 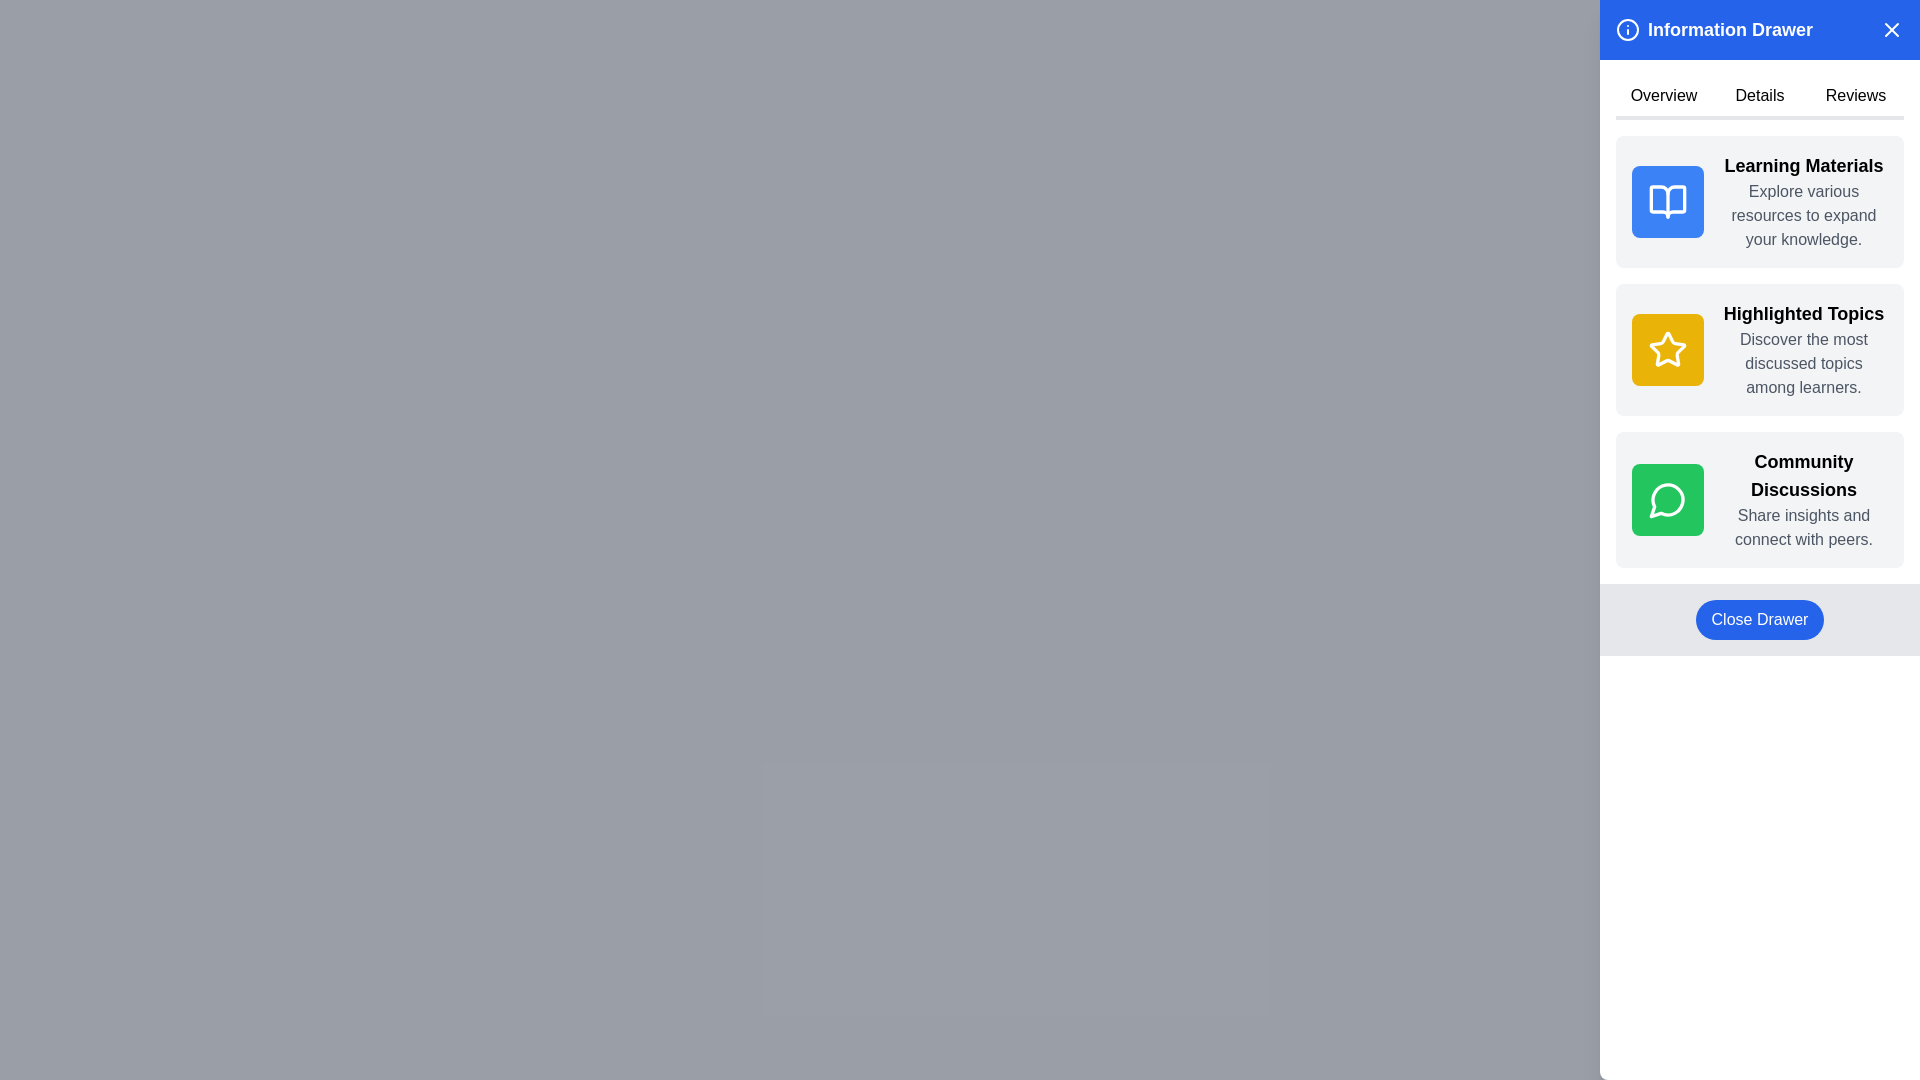 I want to click on on the 'Community Discussions' informative card located at the bottom of the content blocks in the 'Information Drawer' section, so click(x=1760, y=499).